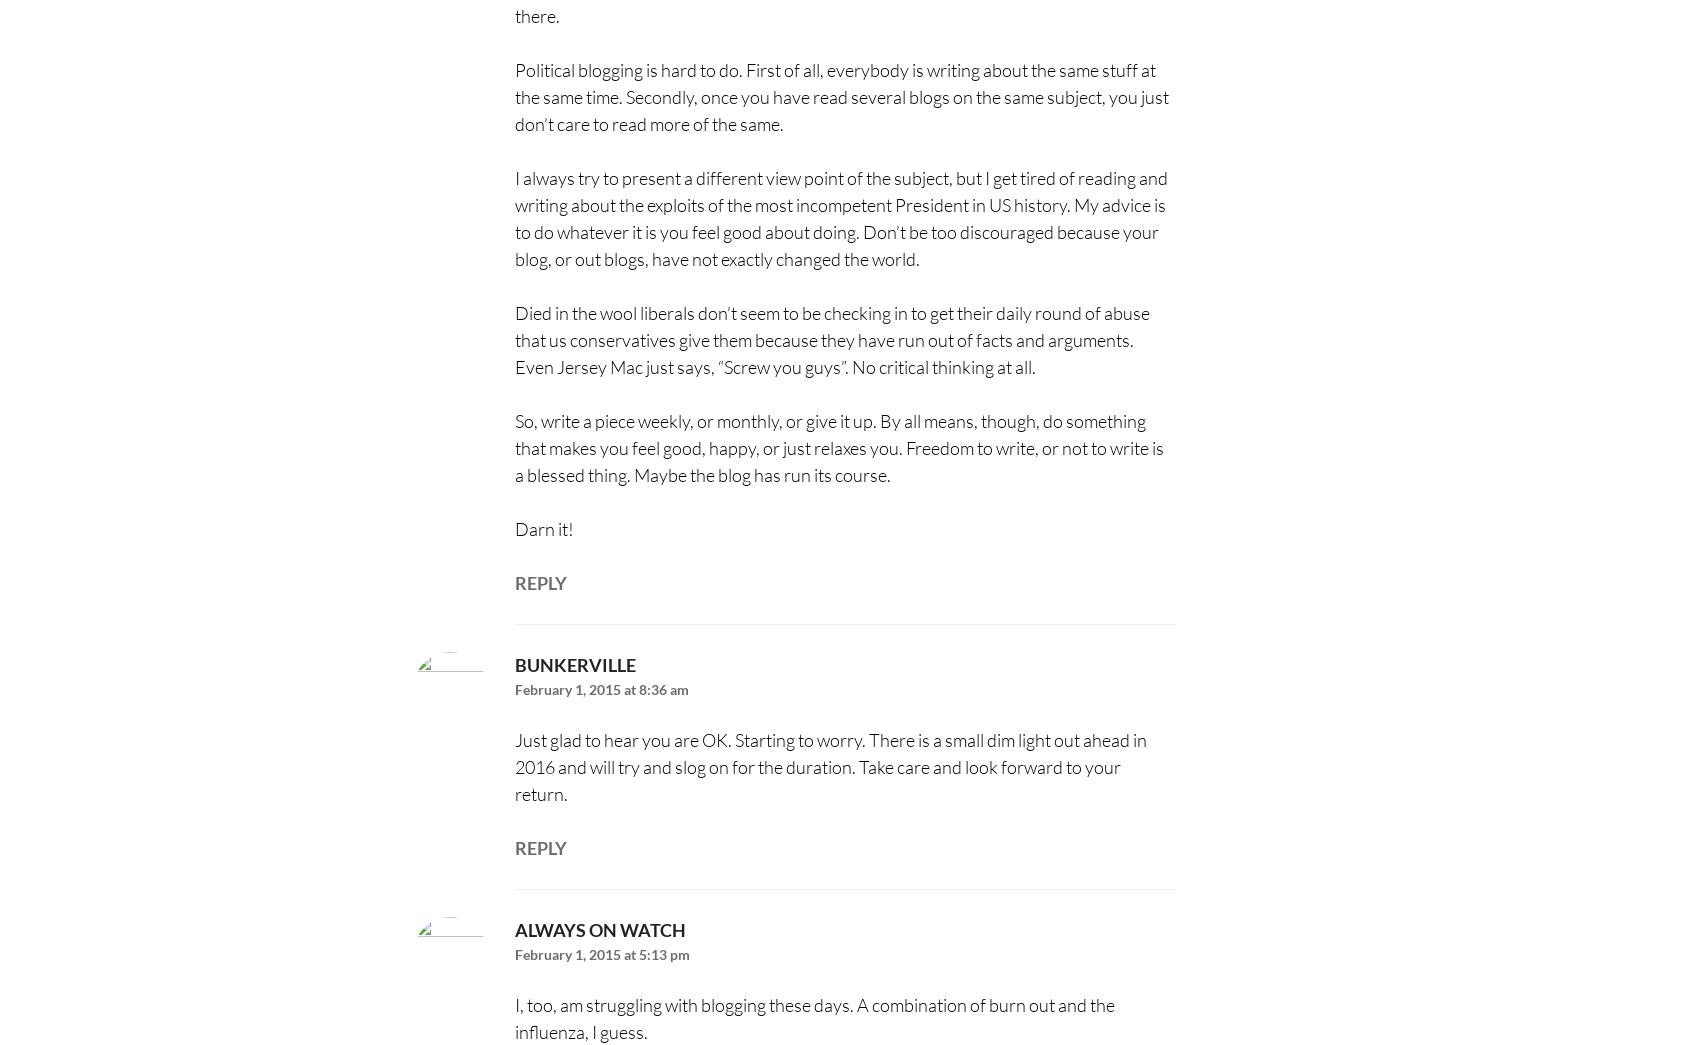 The height and width of the screenshot is (1045, 1689). I want to click on 'bunkerville', so click(573, 665).